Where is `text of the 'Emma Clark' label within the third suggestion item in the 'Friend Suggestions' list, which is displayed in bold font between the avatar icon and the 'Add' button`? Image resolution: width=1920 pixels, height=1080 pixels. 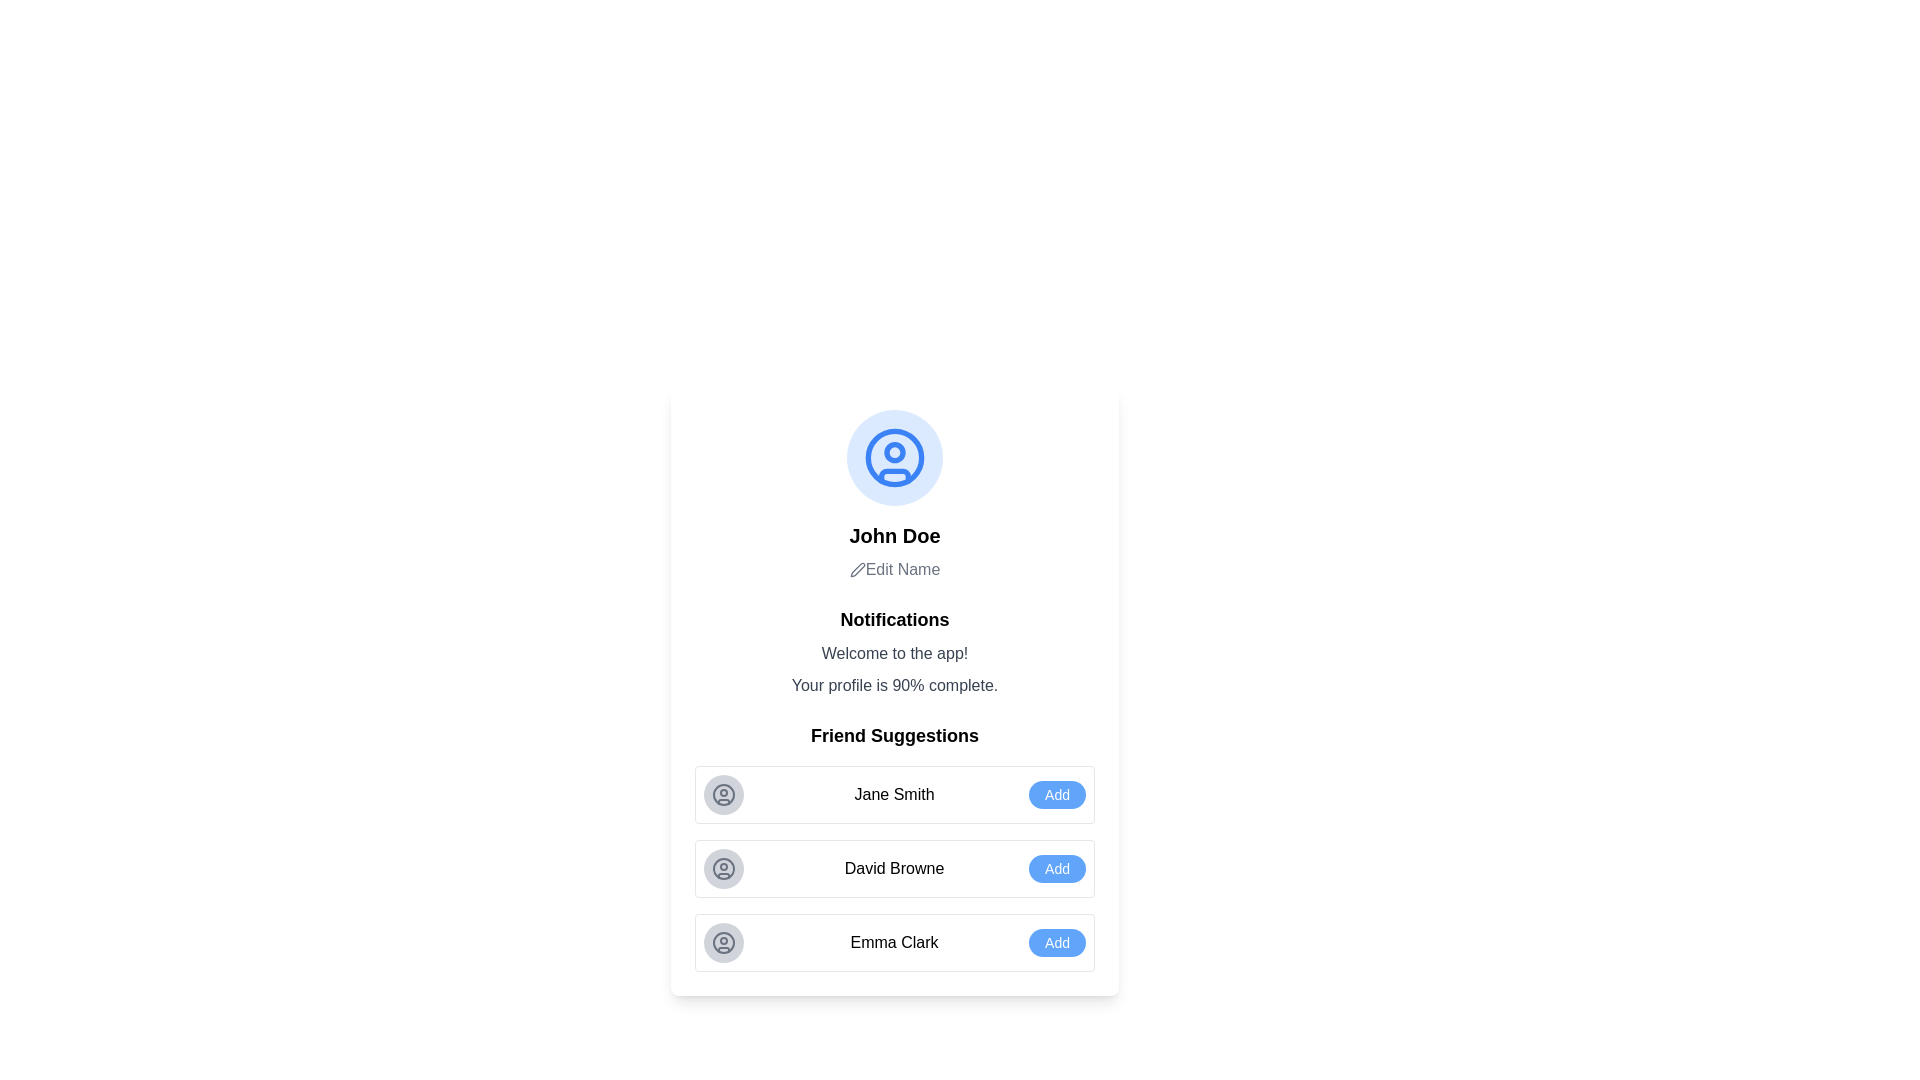 text of the 'Emma Clark' label within the third suggestion item in the 'Friend Suggestions' list, which is displayed in bold font between the avatar icon and the 'Add' button is located at coordinates (893, 942).